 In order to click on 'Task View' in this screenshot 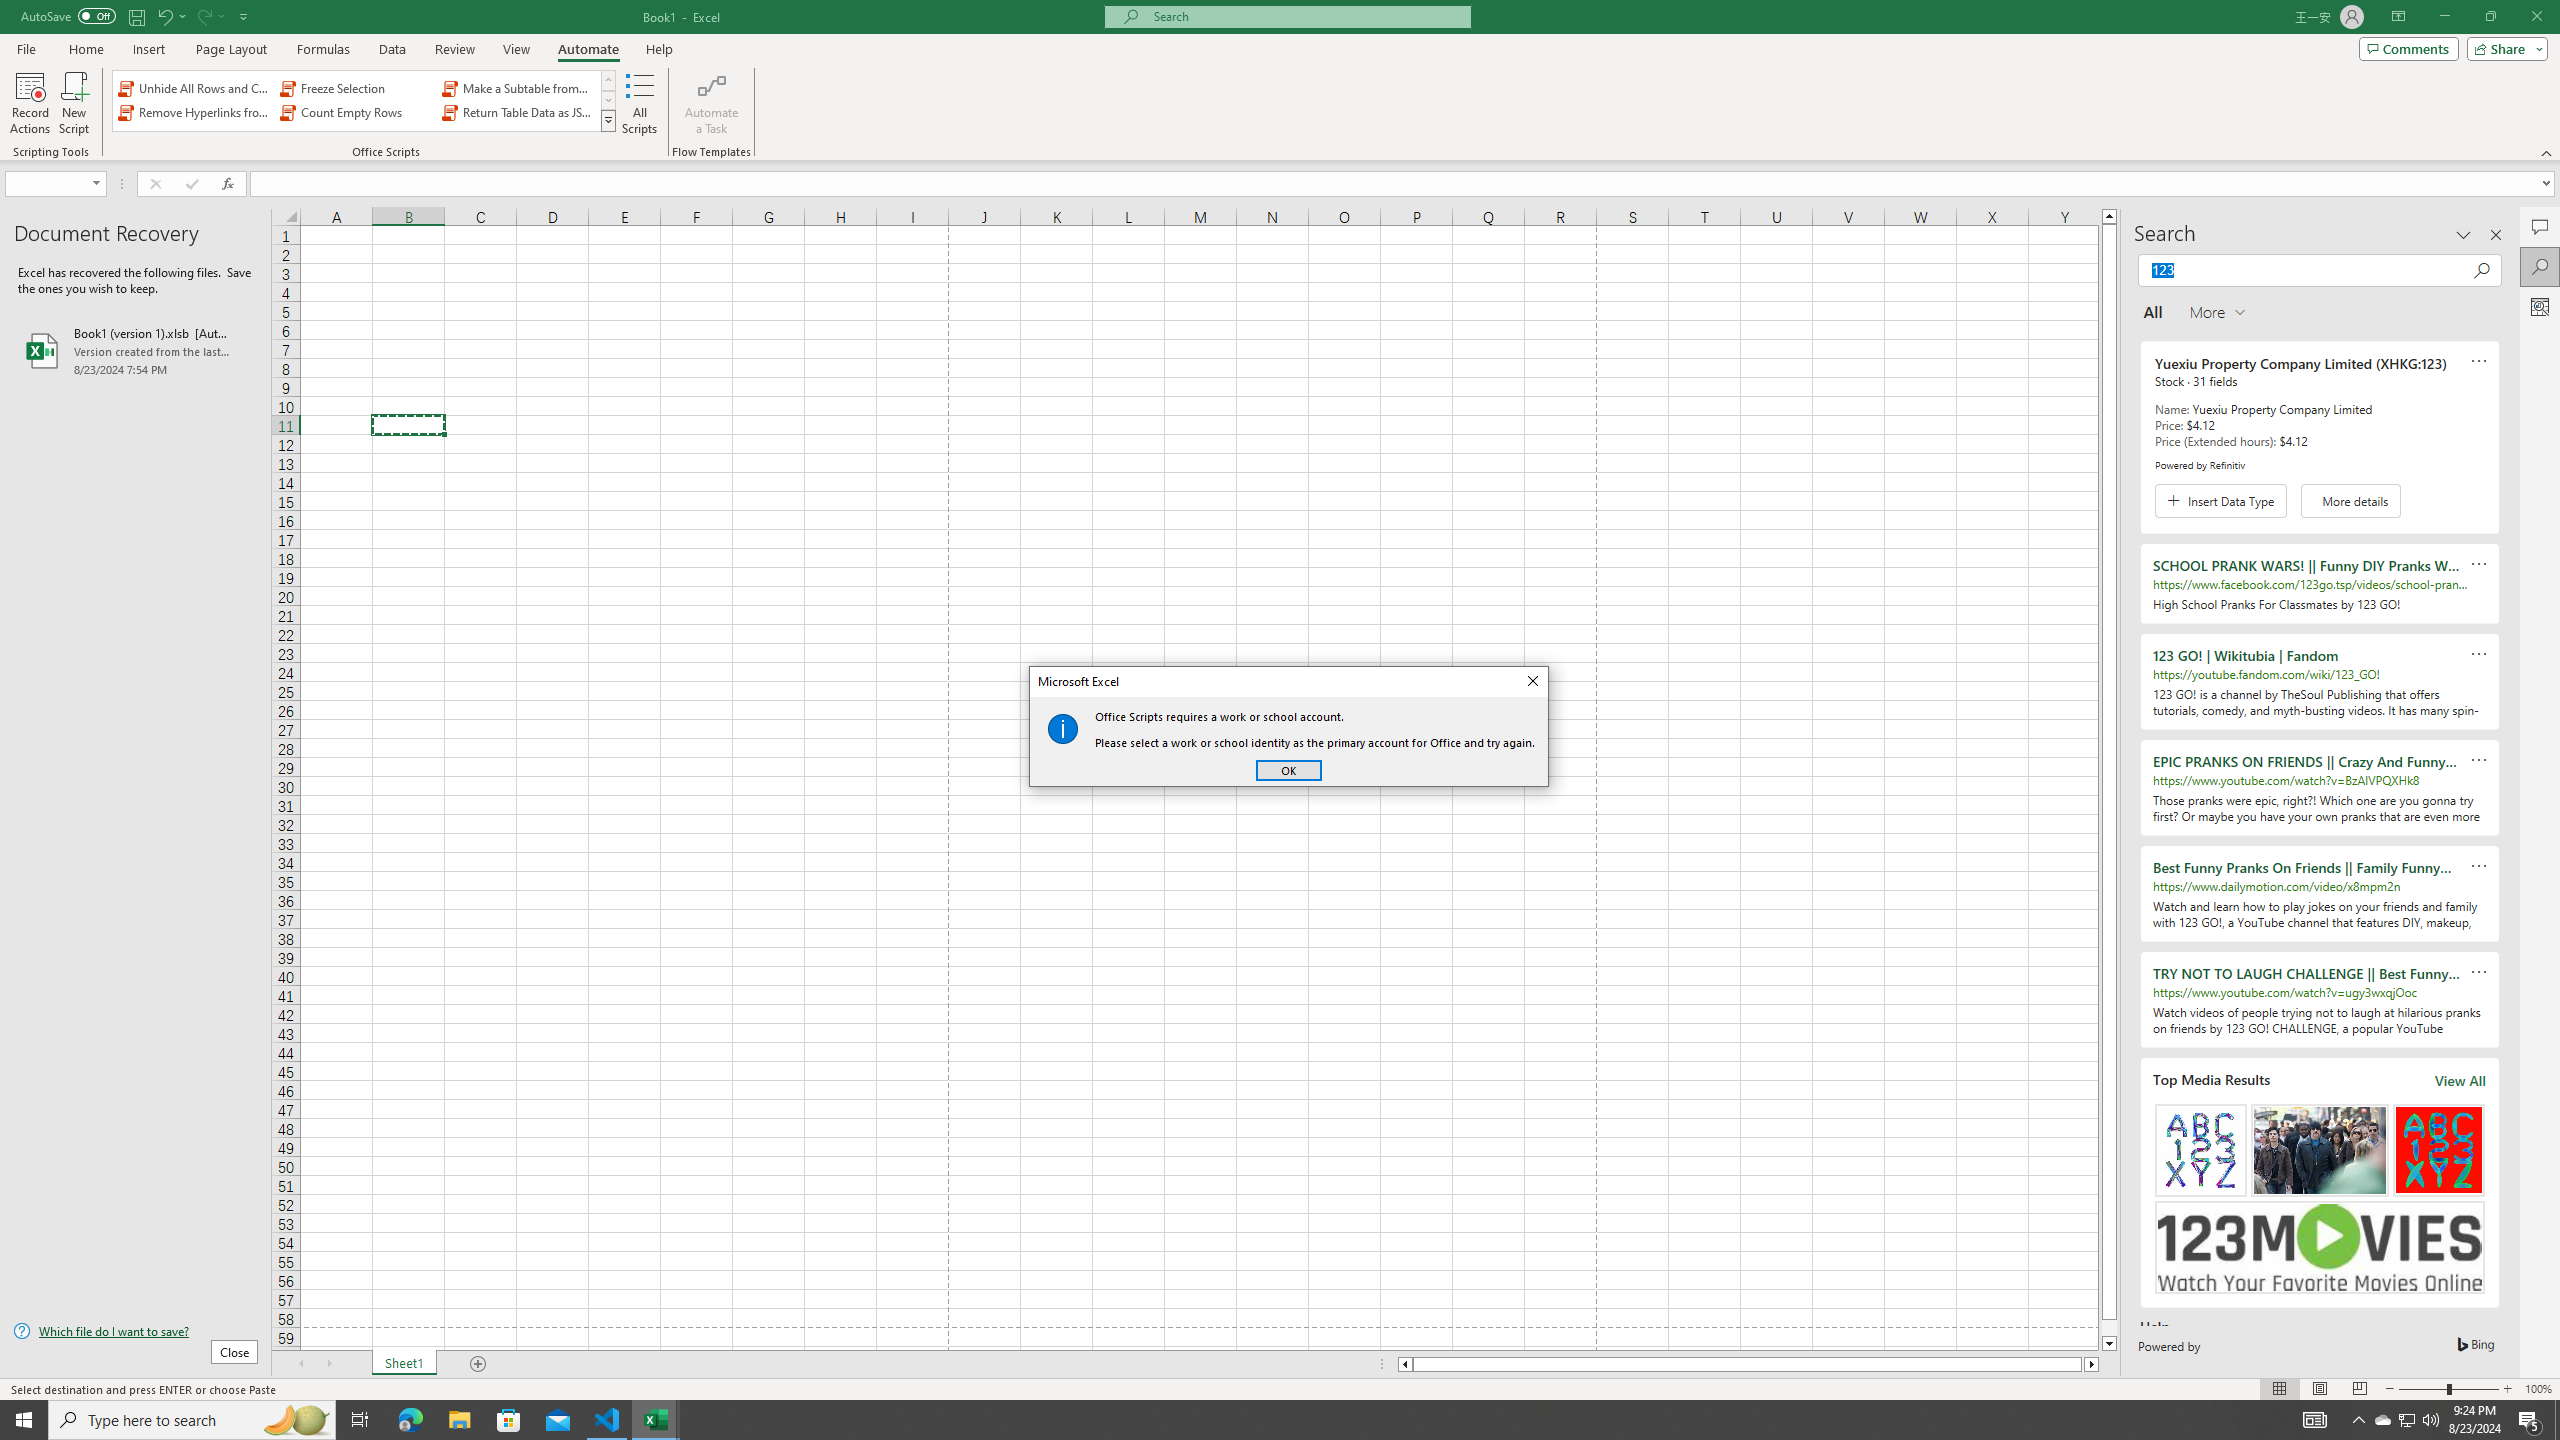, I will do `click(358, 1418)`.